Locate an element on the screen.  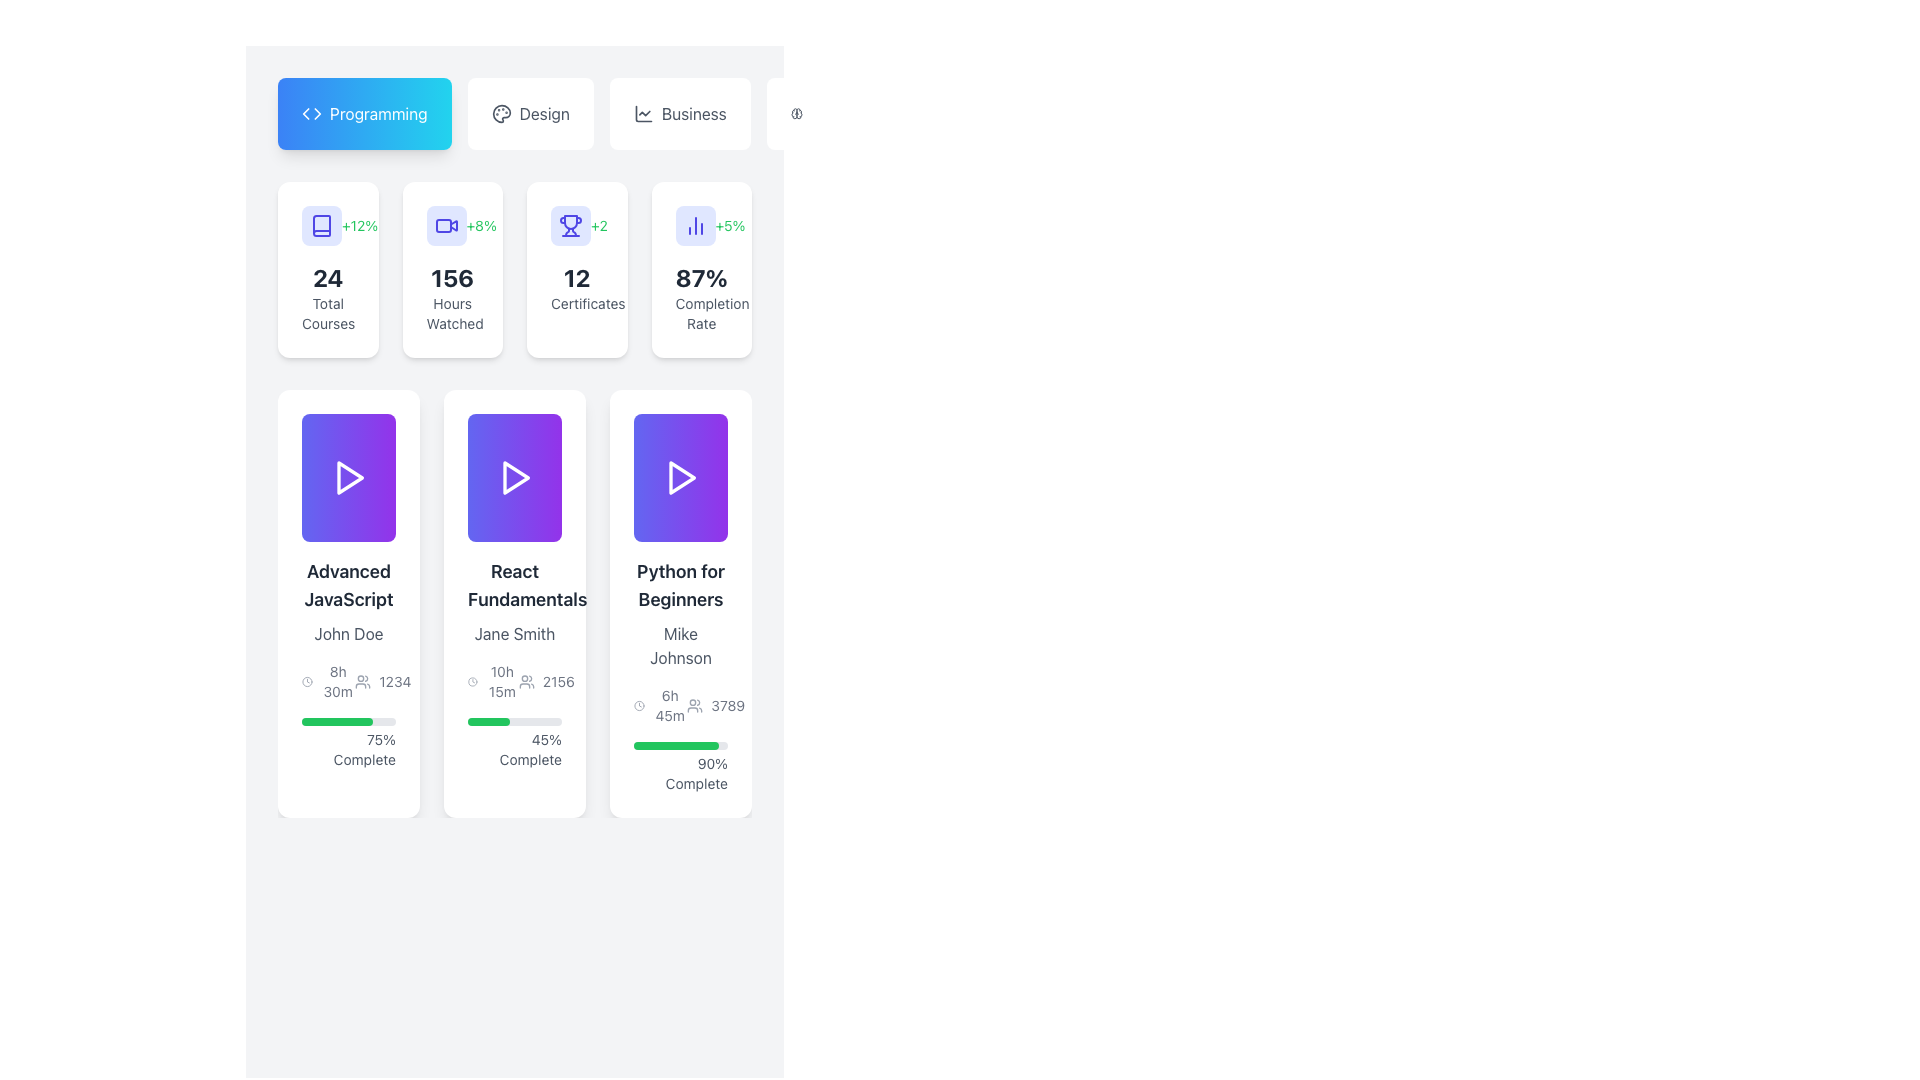
the play button icon, which is a white triangle on a gradient indigo is located at coordinates (349, 478).